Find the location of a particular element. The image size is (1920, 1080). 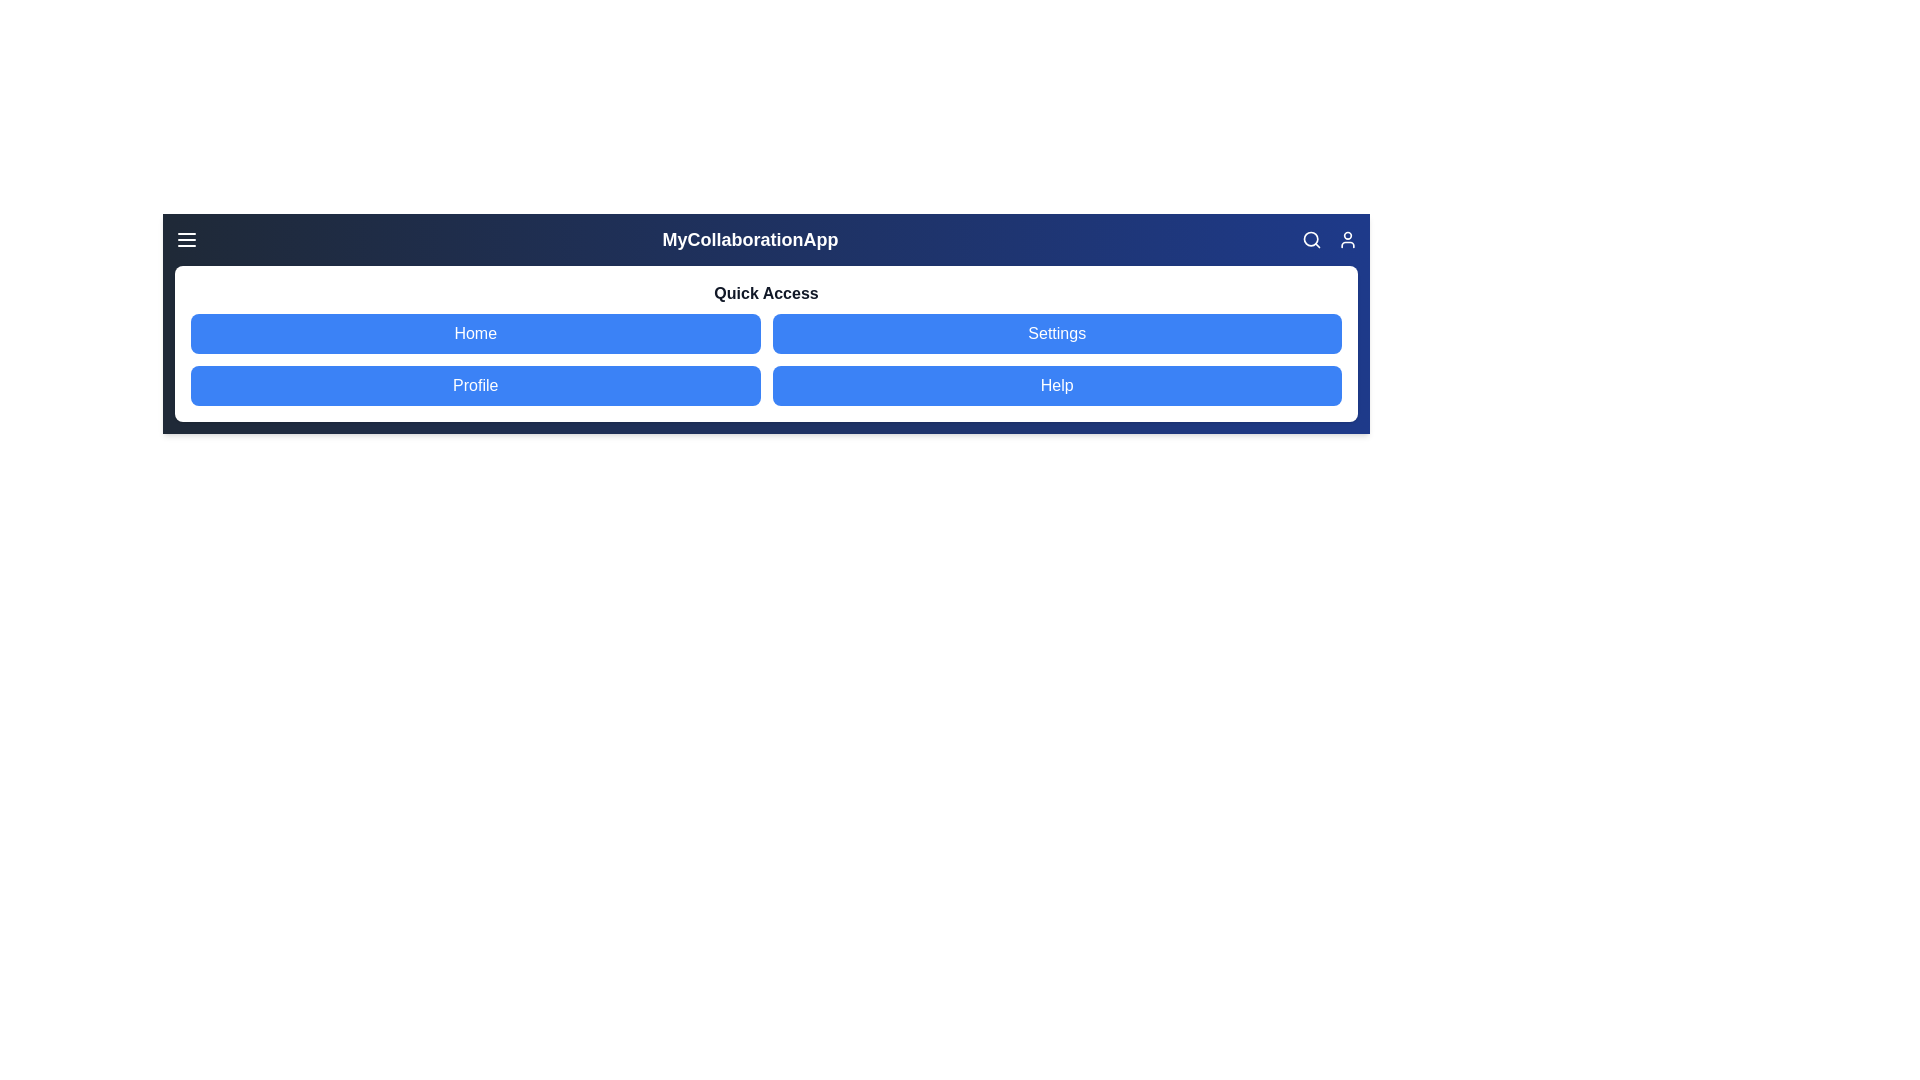

the Settings button in the quick access section is located at coordinates (1056, 333).